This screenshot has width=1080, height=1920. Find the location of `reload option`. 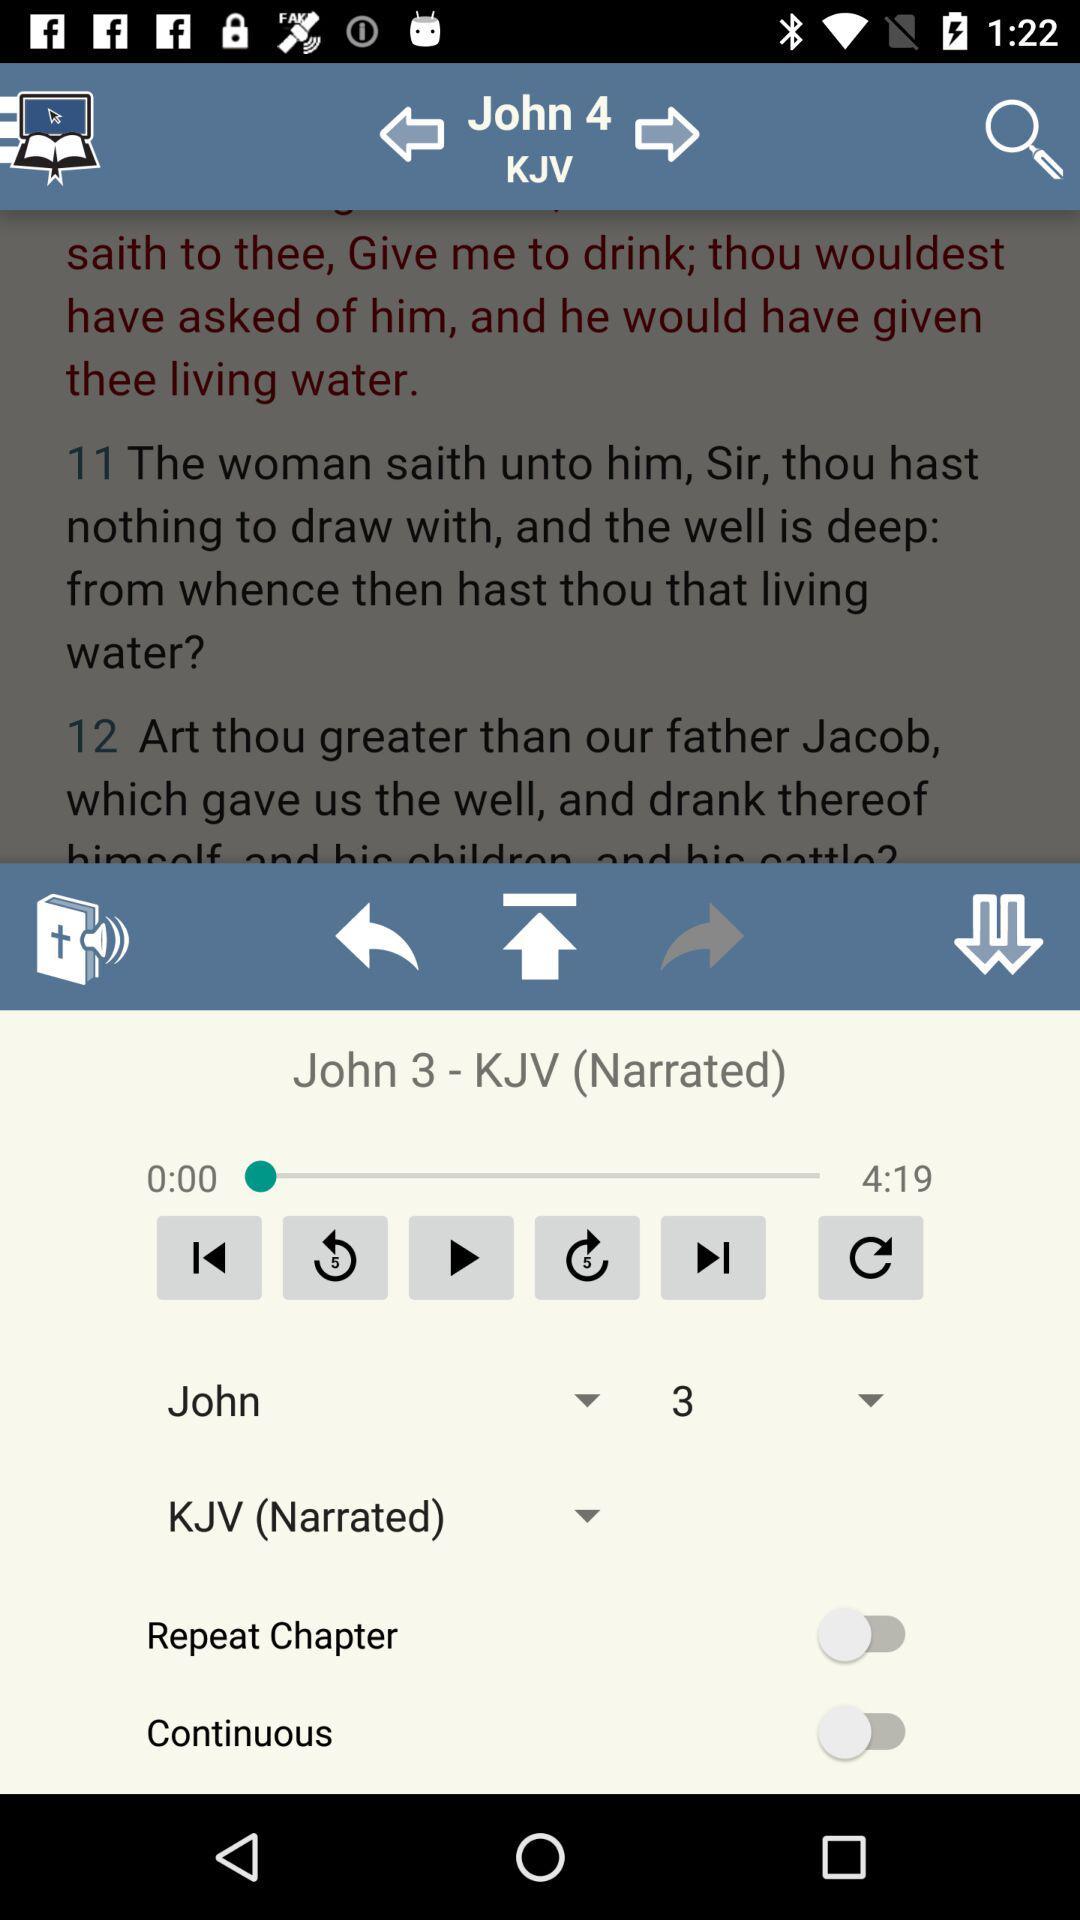

reload option is located at coordinates (334, 1256).